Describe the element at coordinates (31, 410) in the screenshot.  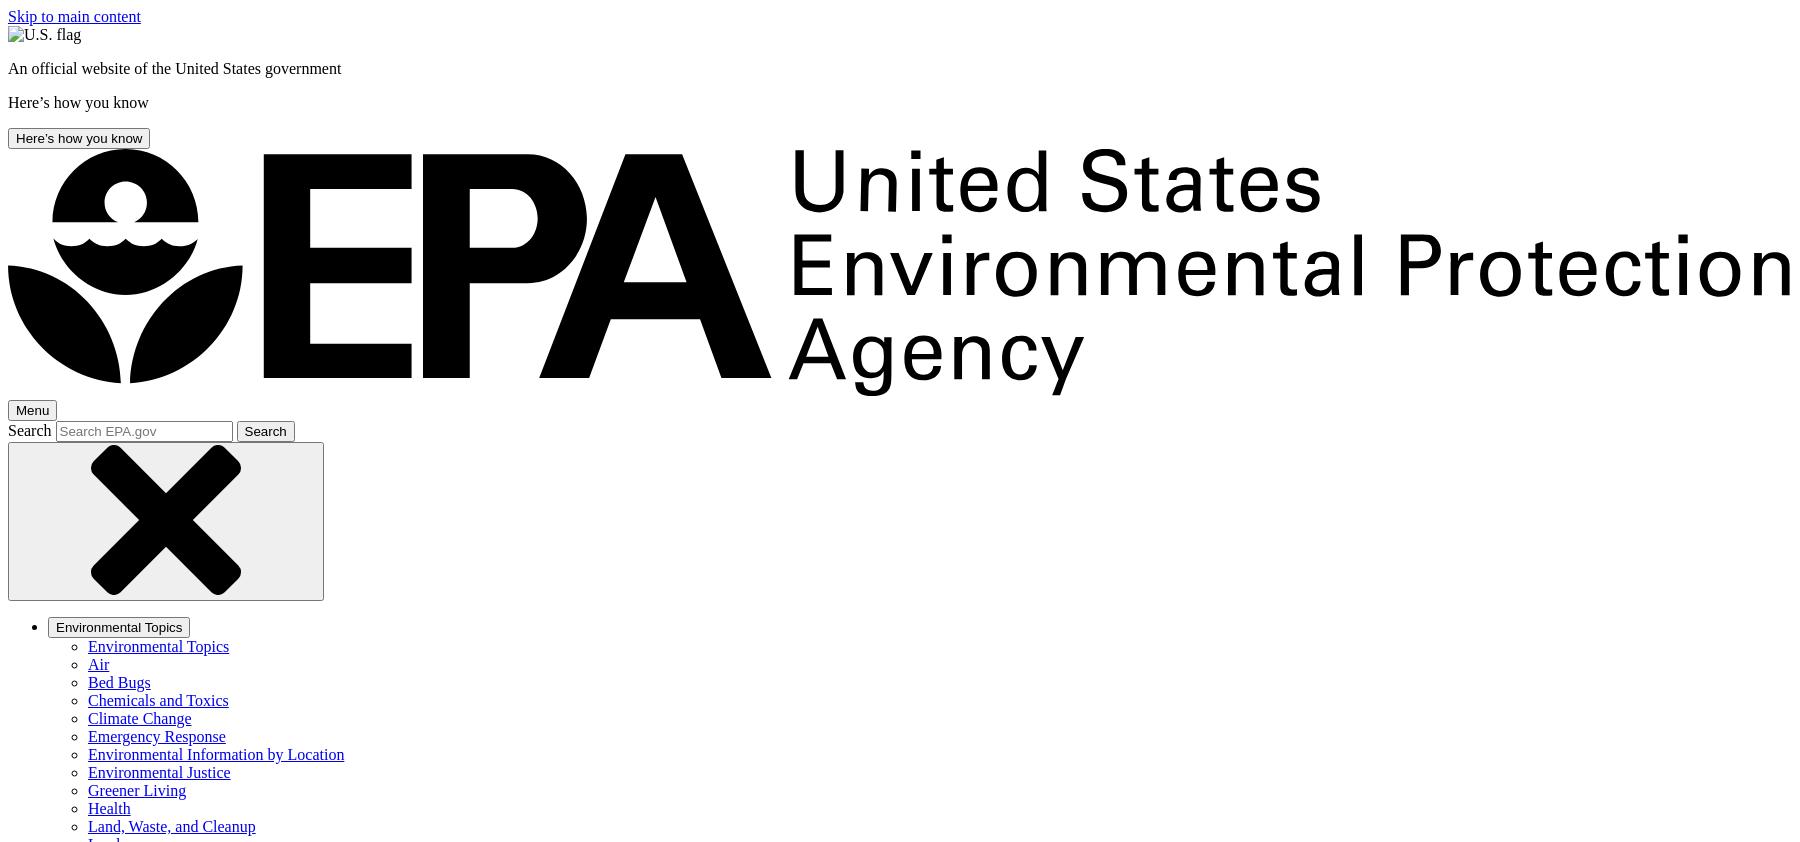
I see `'Menu'` at that location.